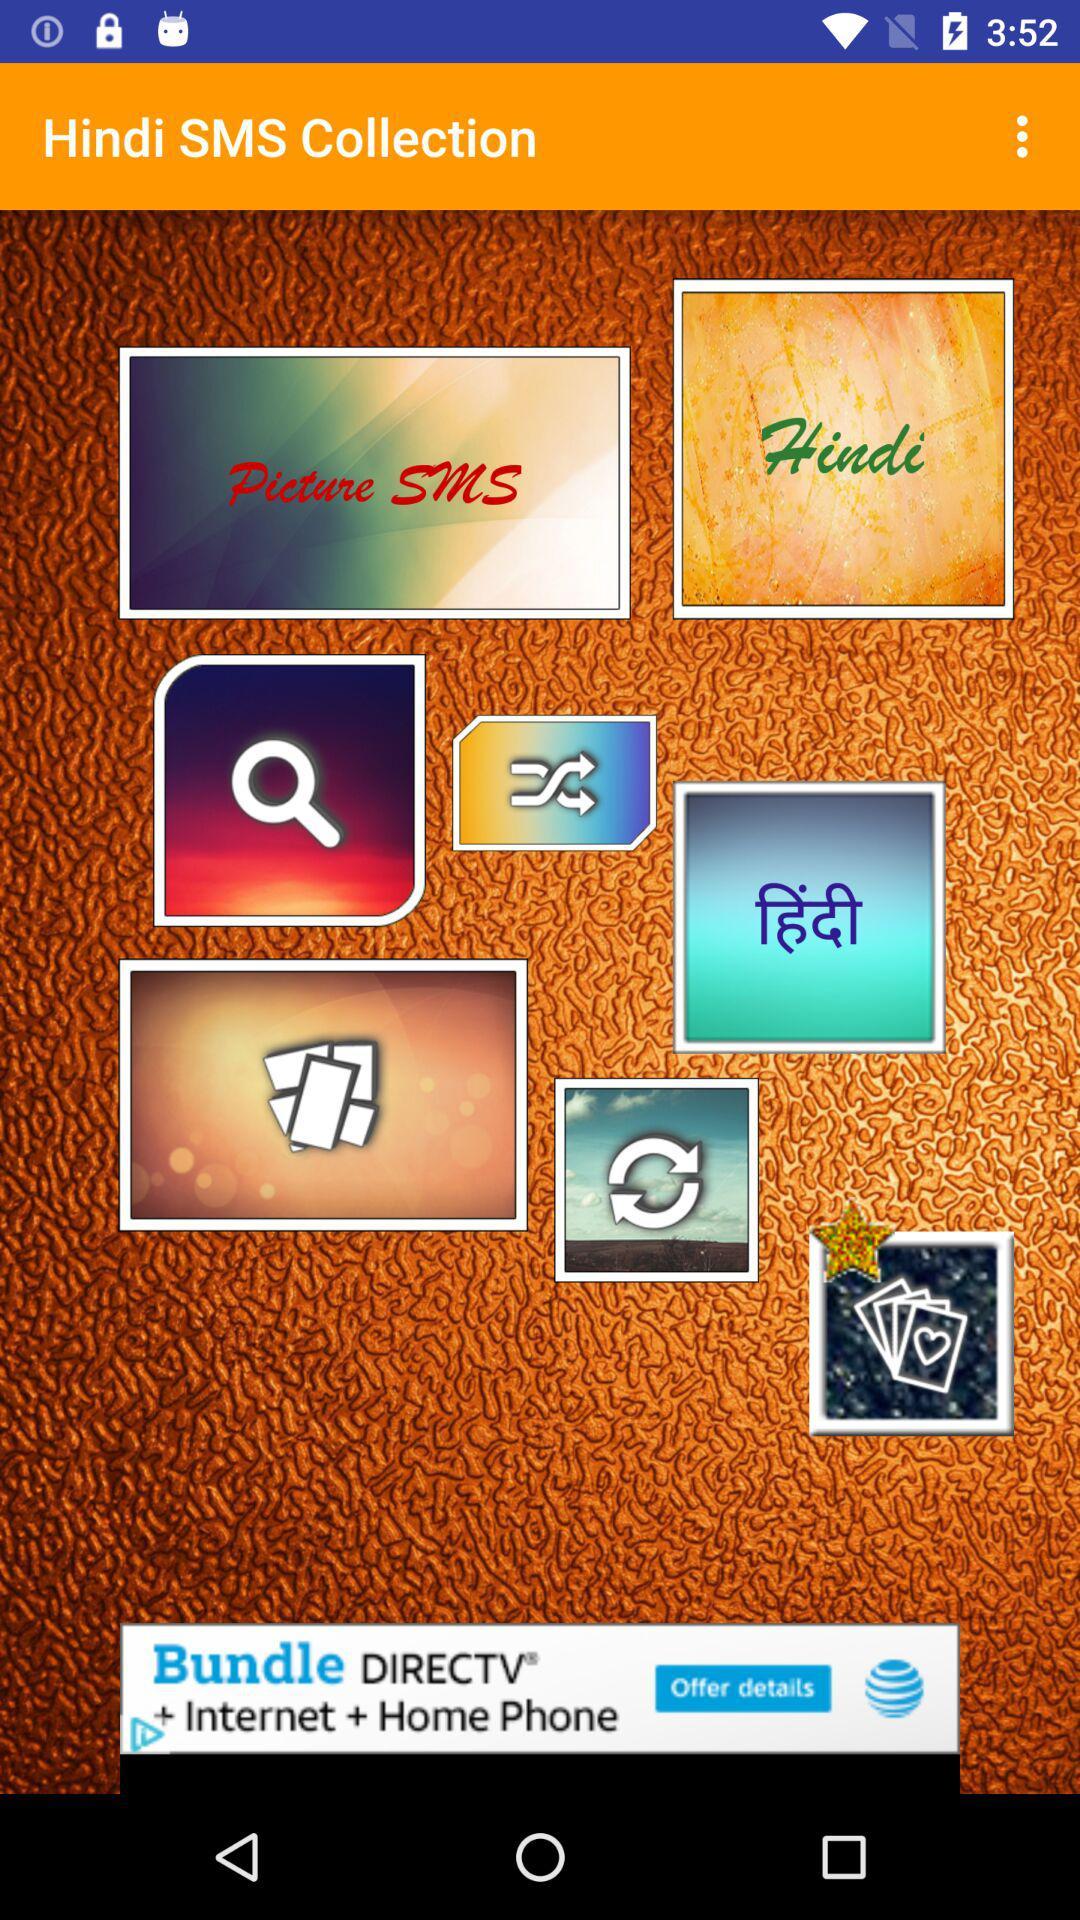  What do you see at coordinates (540, 1687) in the screenshot?
I see `the advertised site` at bounding box center [540, 1687].